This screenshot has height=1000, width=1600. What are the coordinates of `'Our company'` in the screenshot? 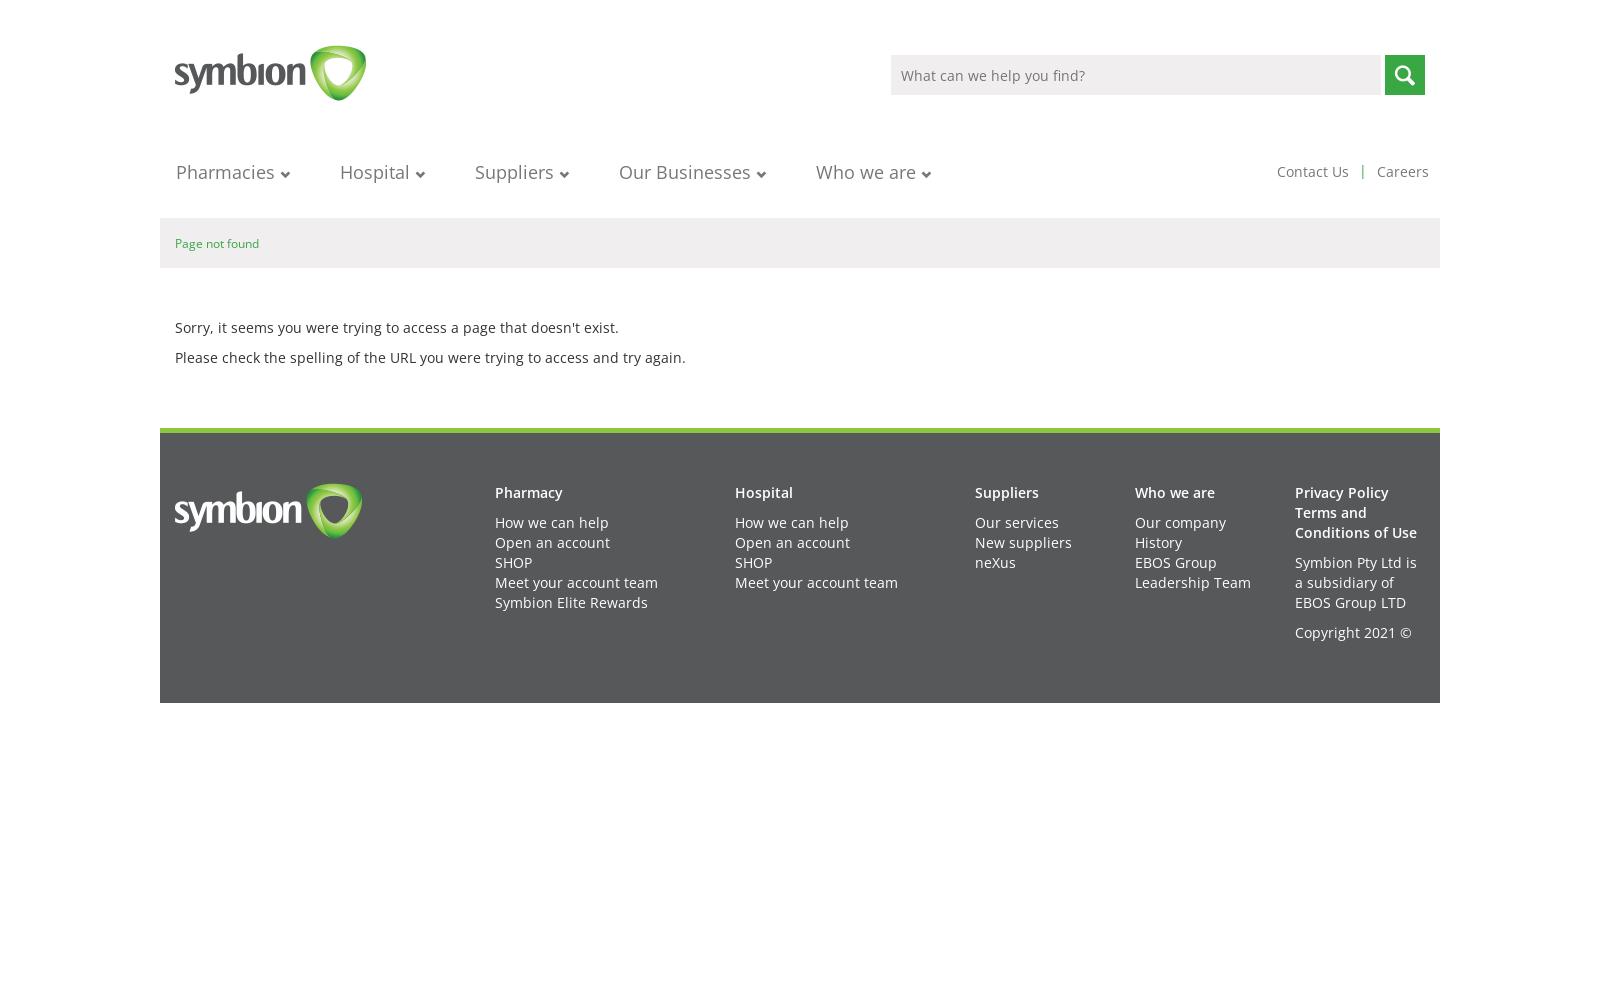 It's located at (1179, 522).